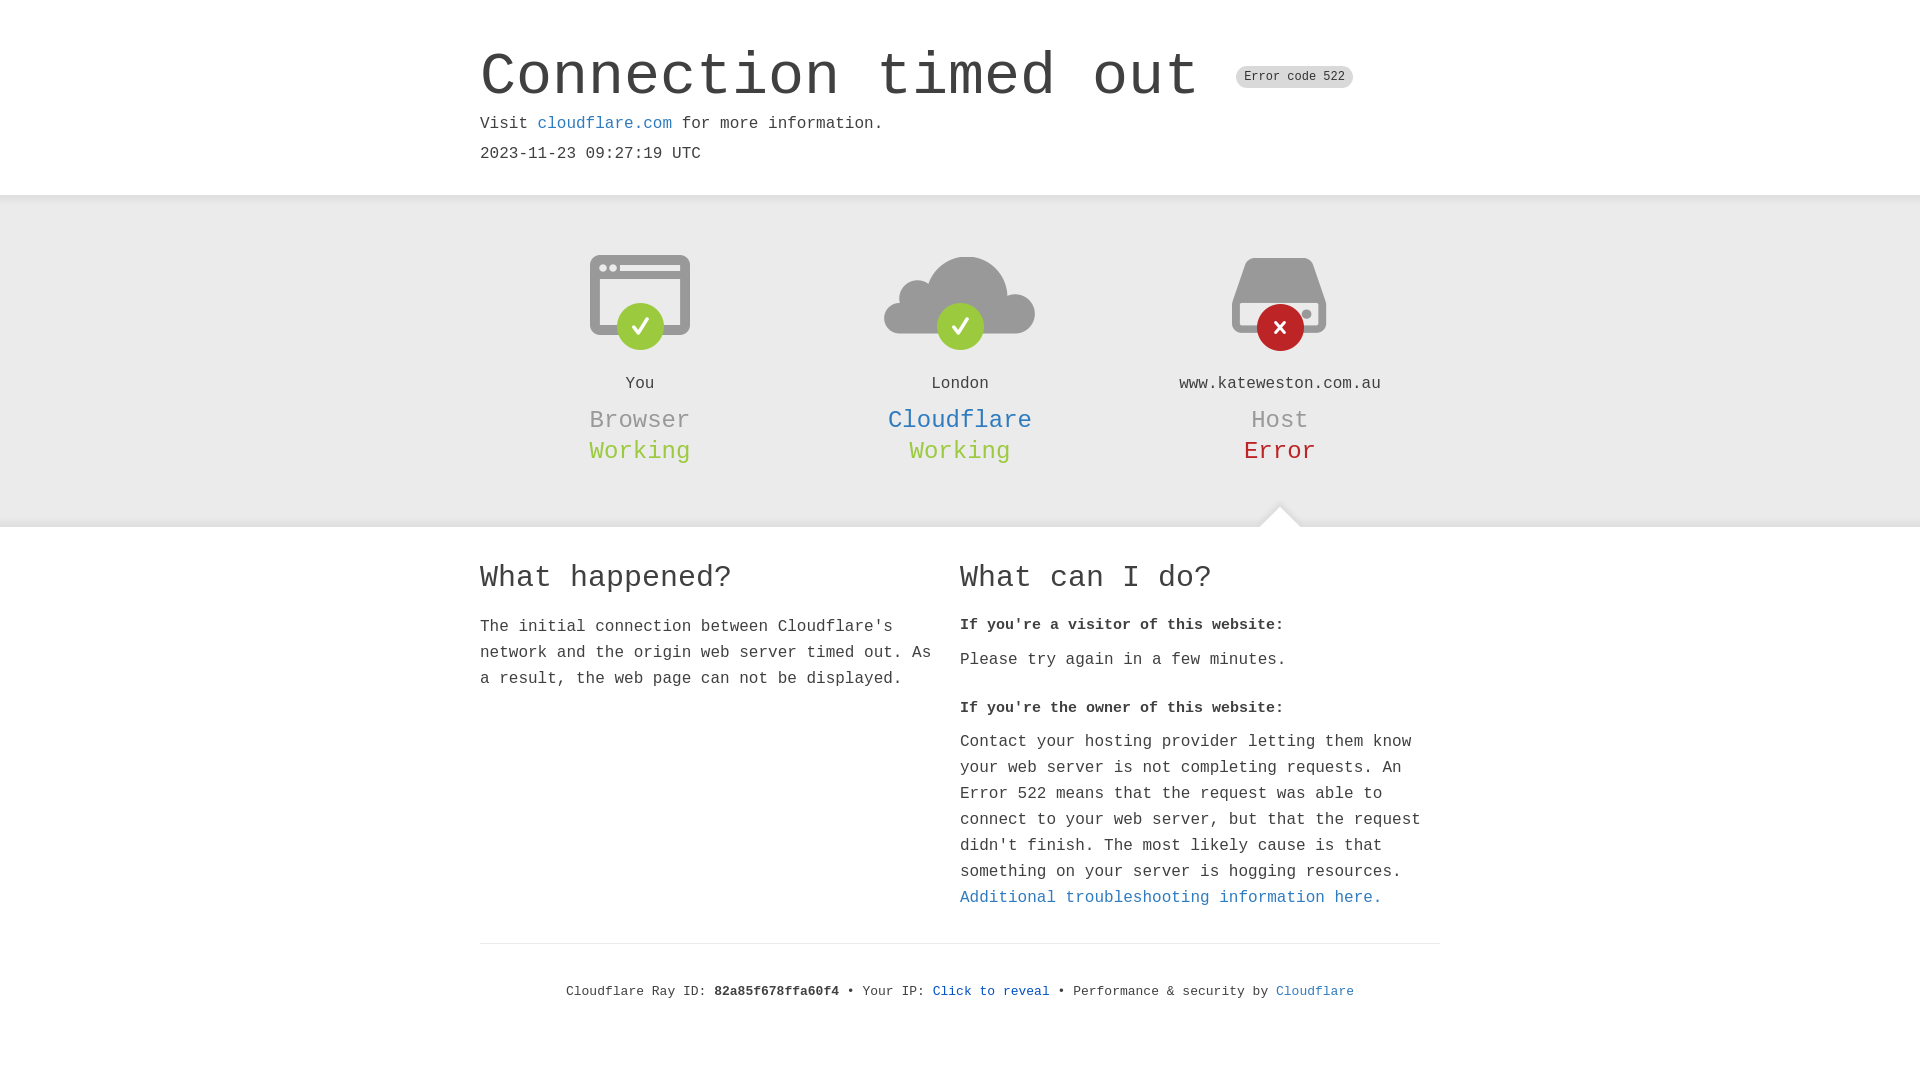 The width and height of the screenshot is (1920, 1080). Describe the element at coordinates (1171, 897) in the screenshot. I see `'Additional troubleshooting information here.'` at that location.